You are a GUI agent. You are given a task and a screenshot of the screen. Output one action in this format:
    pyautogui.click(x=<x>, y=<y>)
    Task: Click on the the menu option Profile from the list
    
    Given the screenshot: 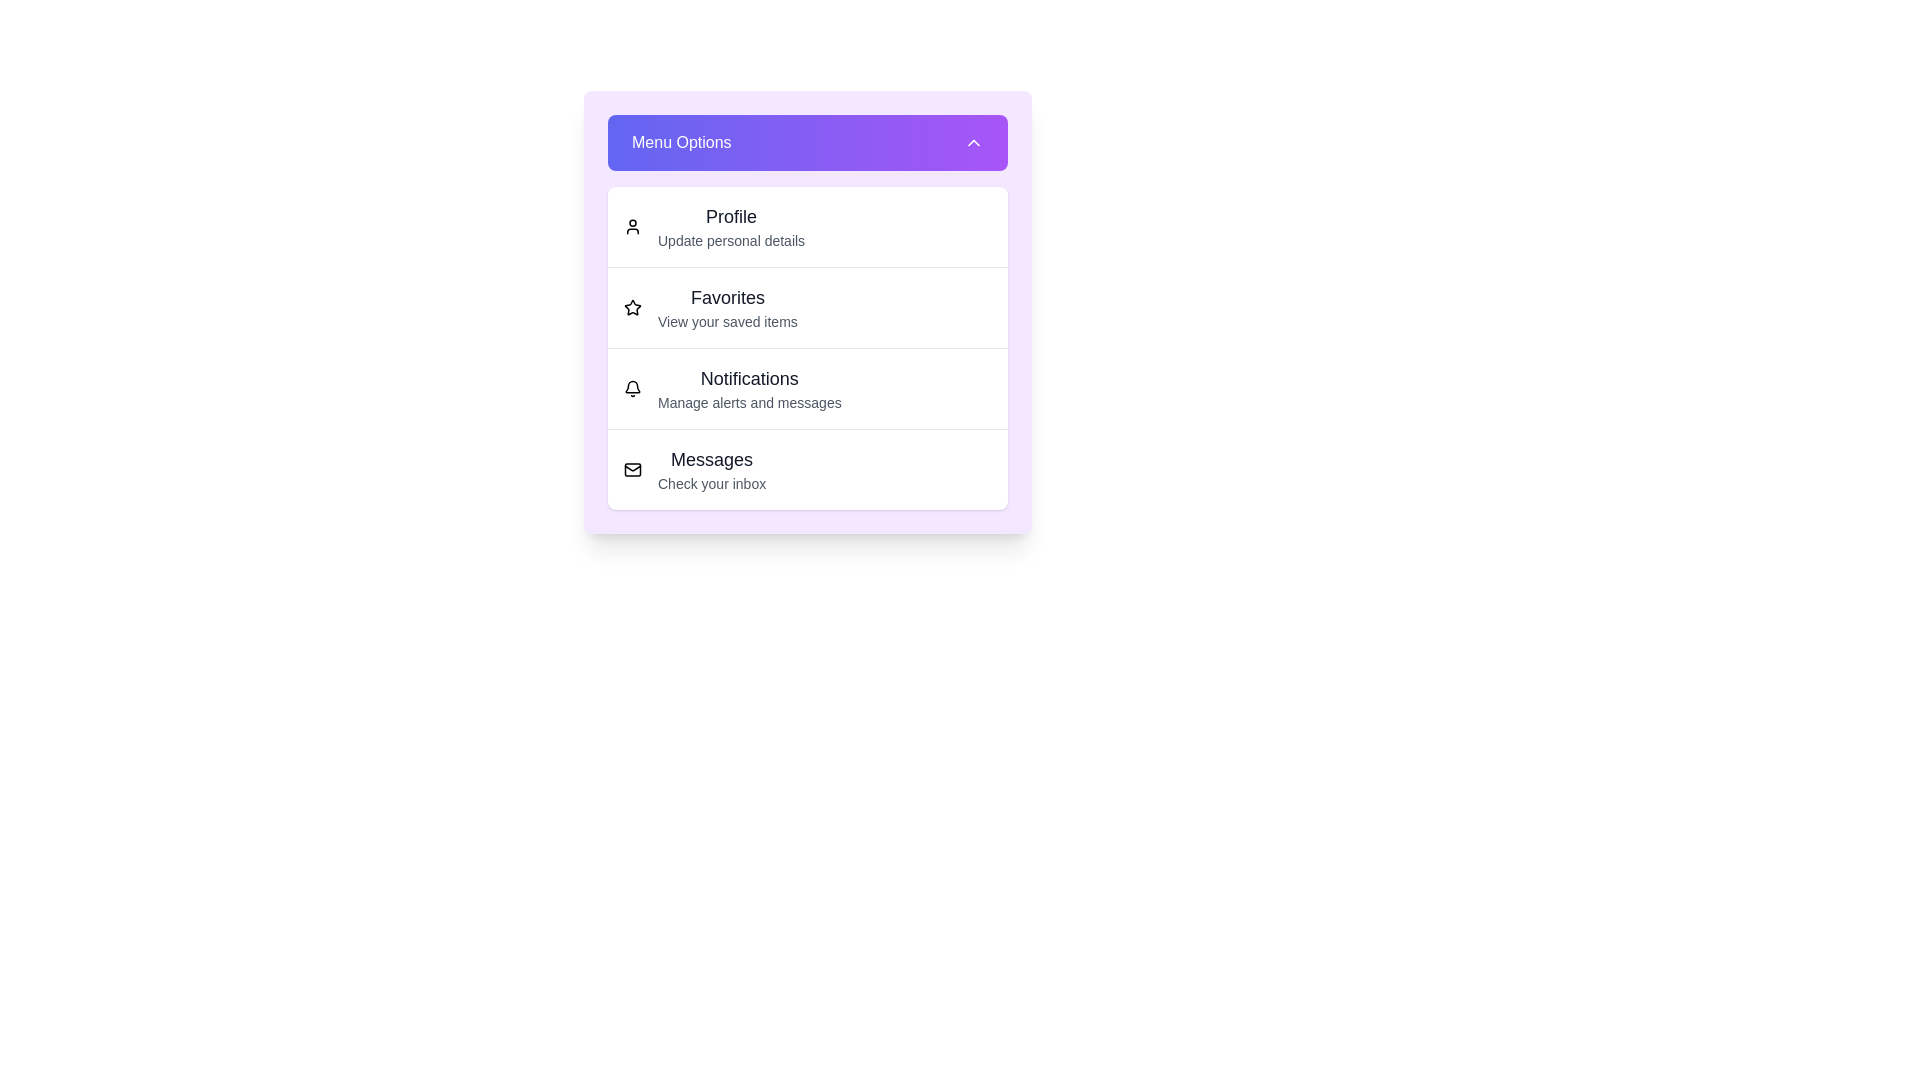 What is the action you would take?
    pyautogui.click(x=807, y=226)
    